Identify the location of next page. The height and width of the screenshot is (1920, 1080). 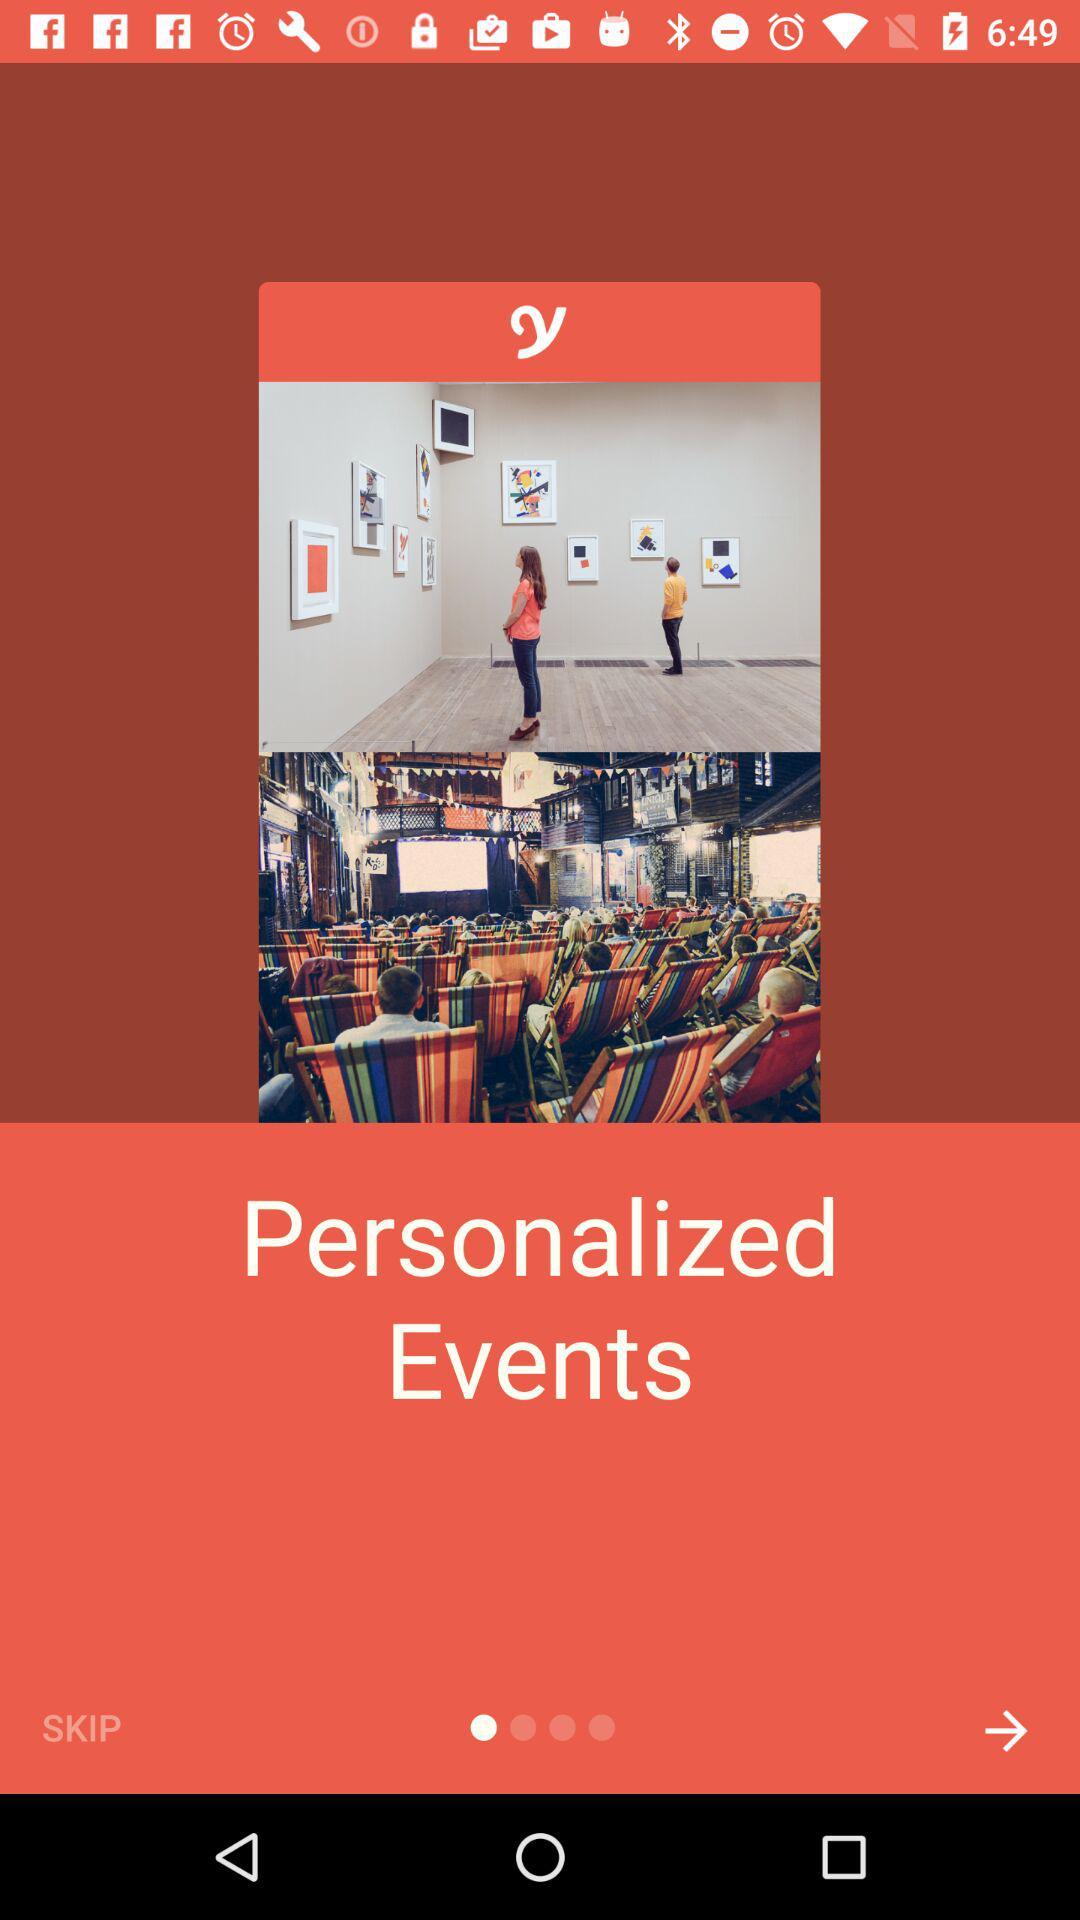
(1006, 1724).